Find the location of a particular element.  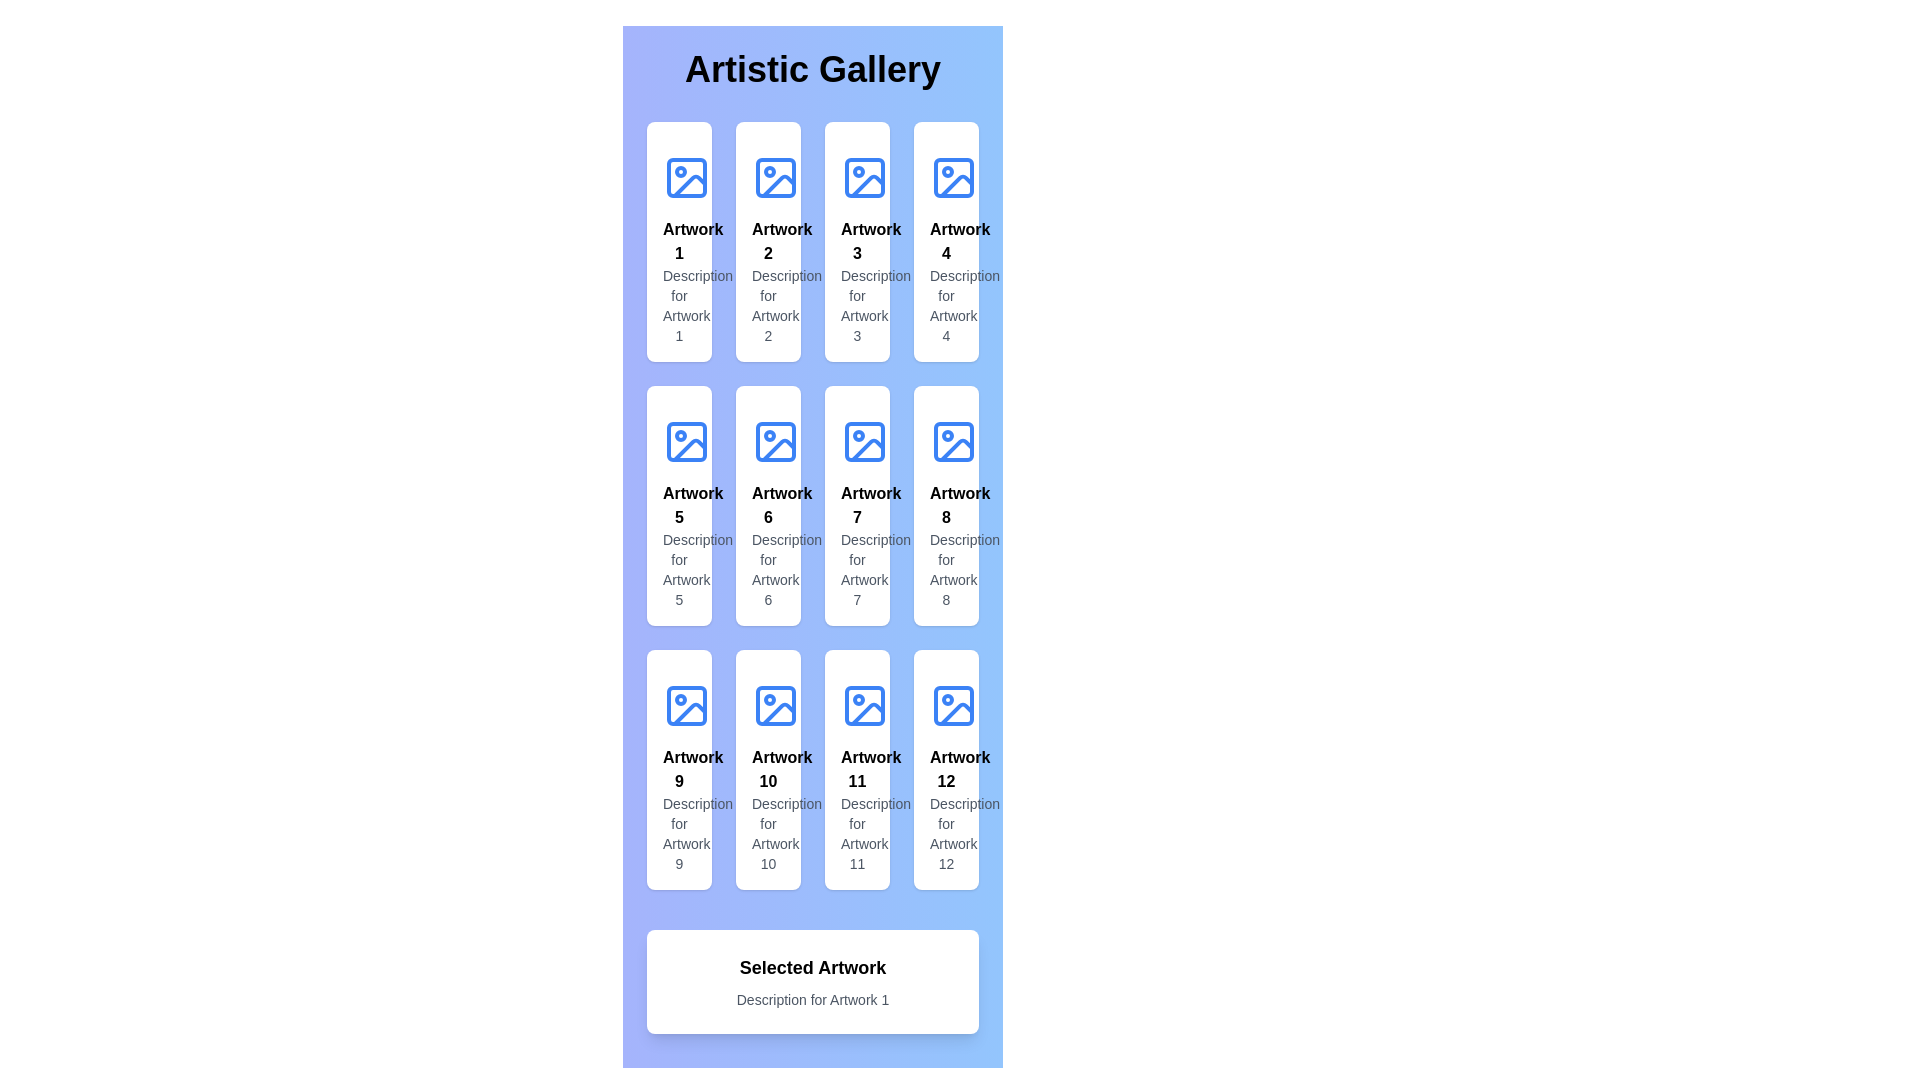

the decorative graphical element in the ninth artwork thumbnail (row three, column one) of the 4x3 grid layout, which is part of an SVG icon with a blue outline box is located at coordinates (690, 712).